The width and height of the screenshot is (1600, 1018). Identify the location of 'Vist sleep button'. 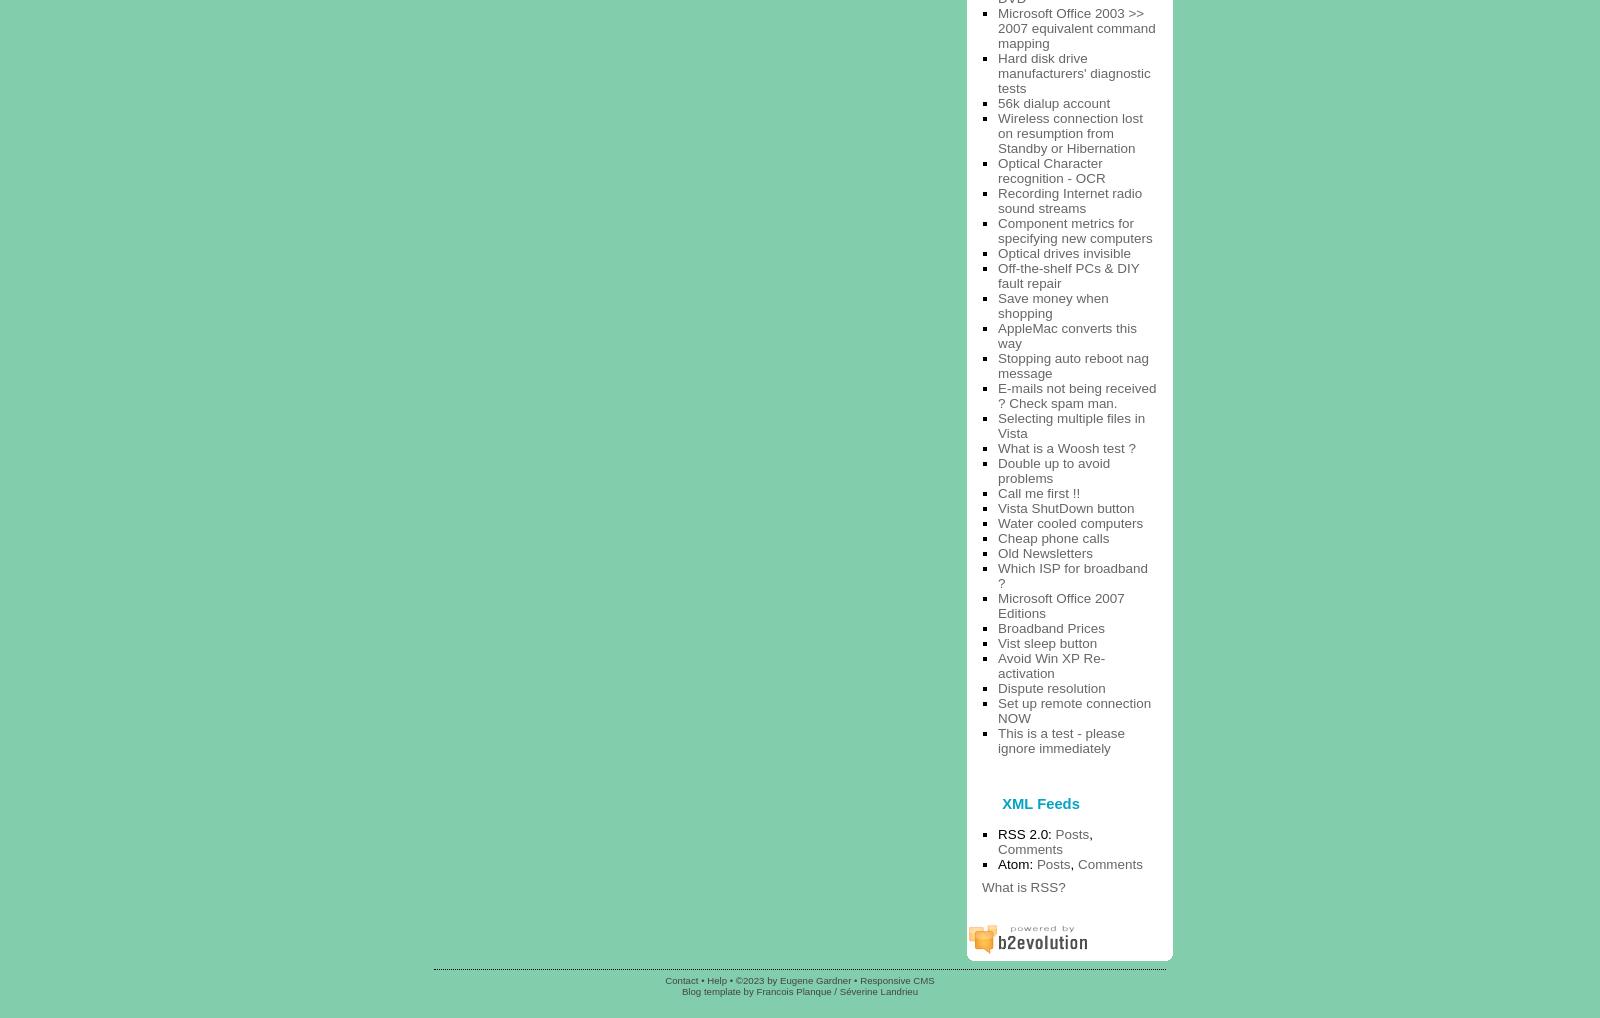
(1047, 641).